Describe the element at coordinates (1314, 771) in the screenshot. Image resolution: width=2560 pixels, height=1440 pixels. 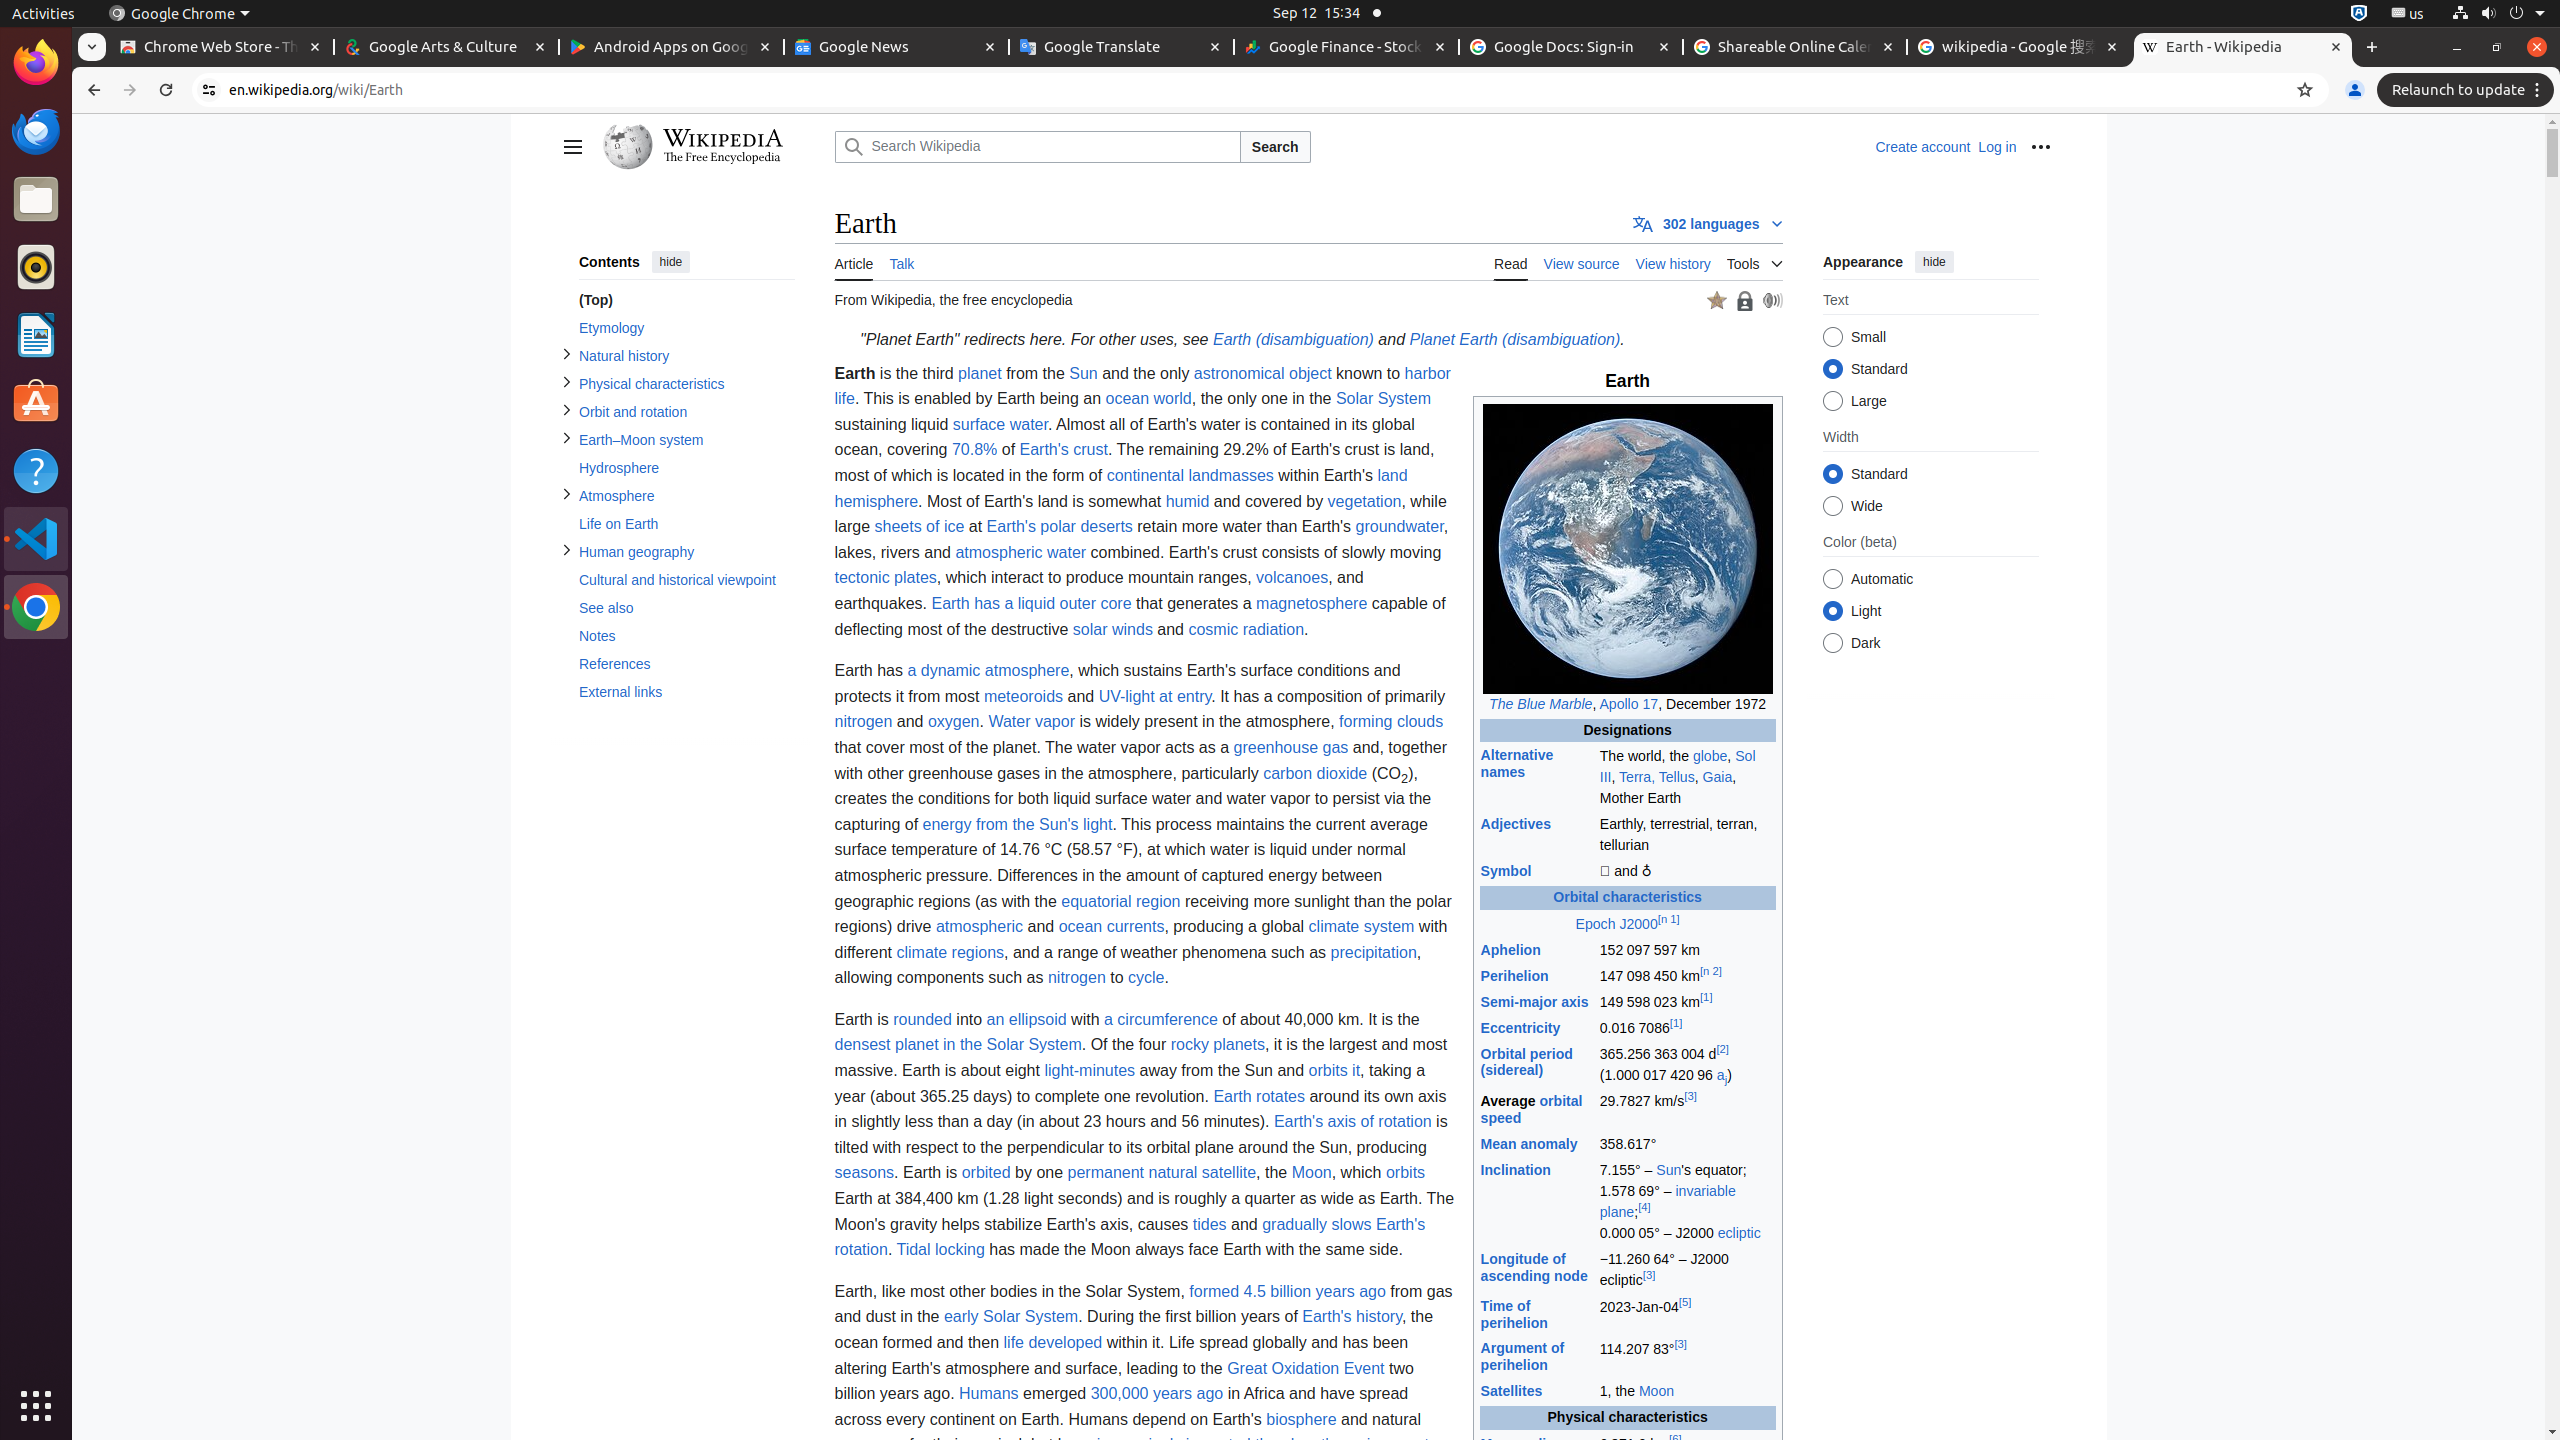
I see `'carbon dioxide'` at that location.